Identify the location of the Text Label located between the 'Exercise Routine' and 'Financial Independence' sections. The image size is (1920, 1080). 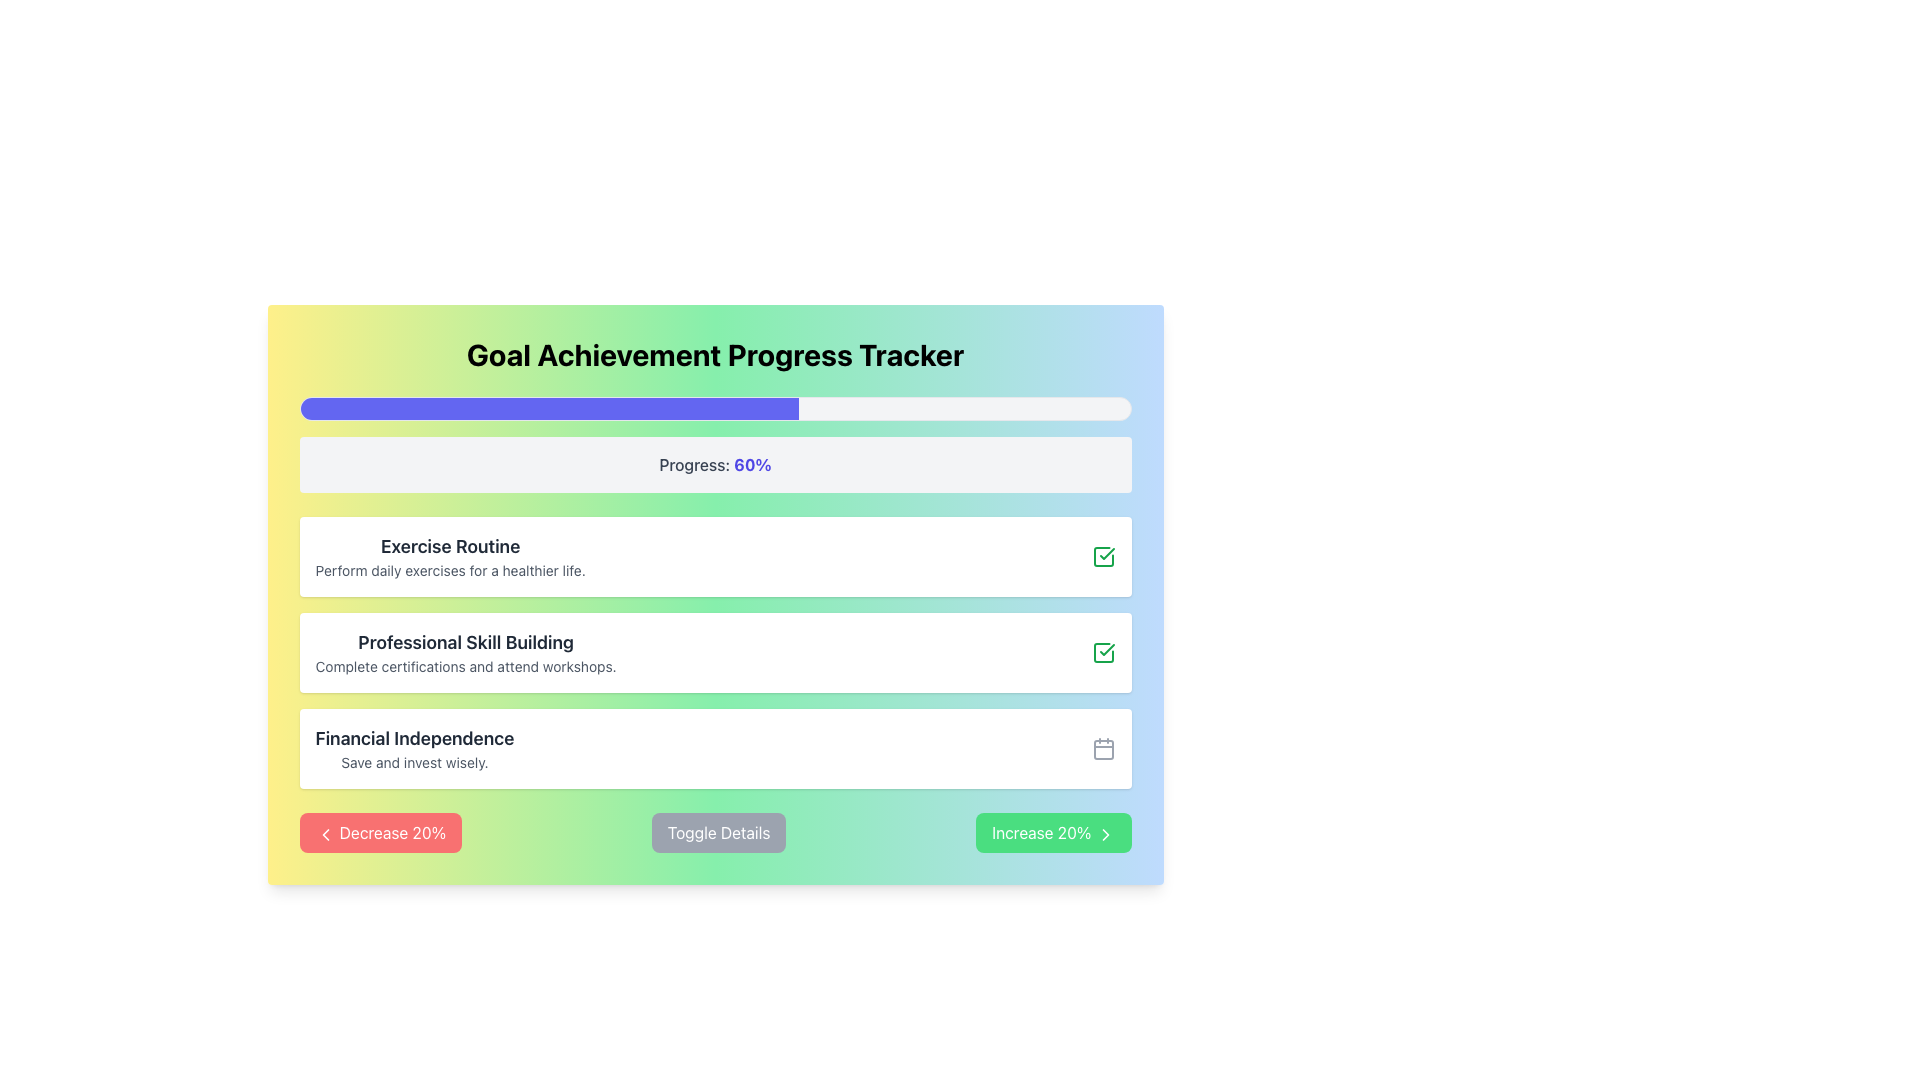
(465, 643).